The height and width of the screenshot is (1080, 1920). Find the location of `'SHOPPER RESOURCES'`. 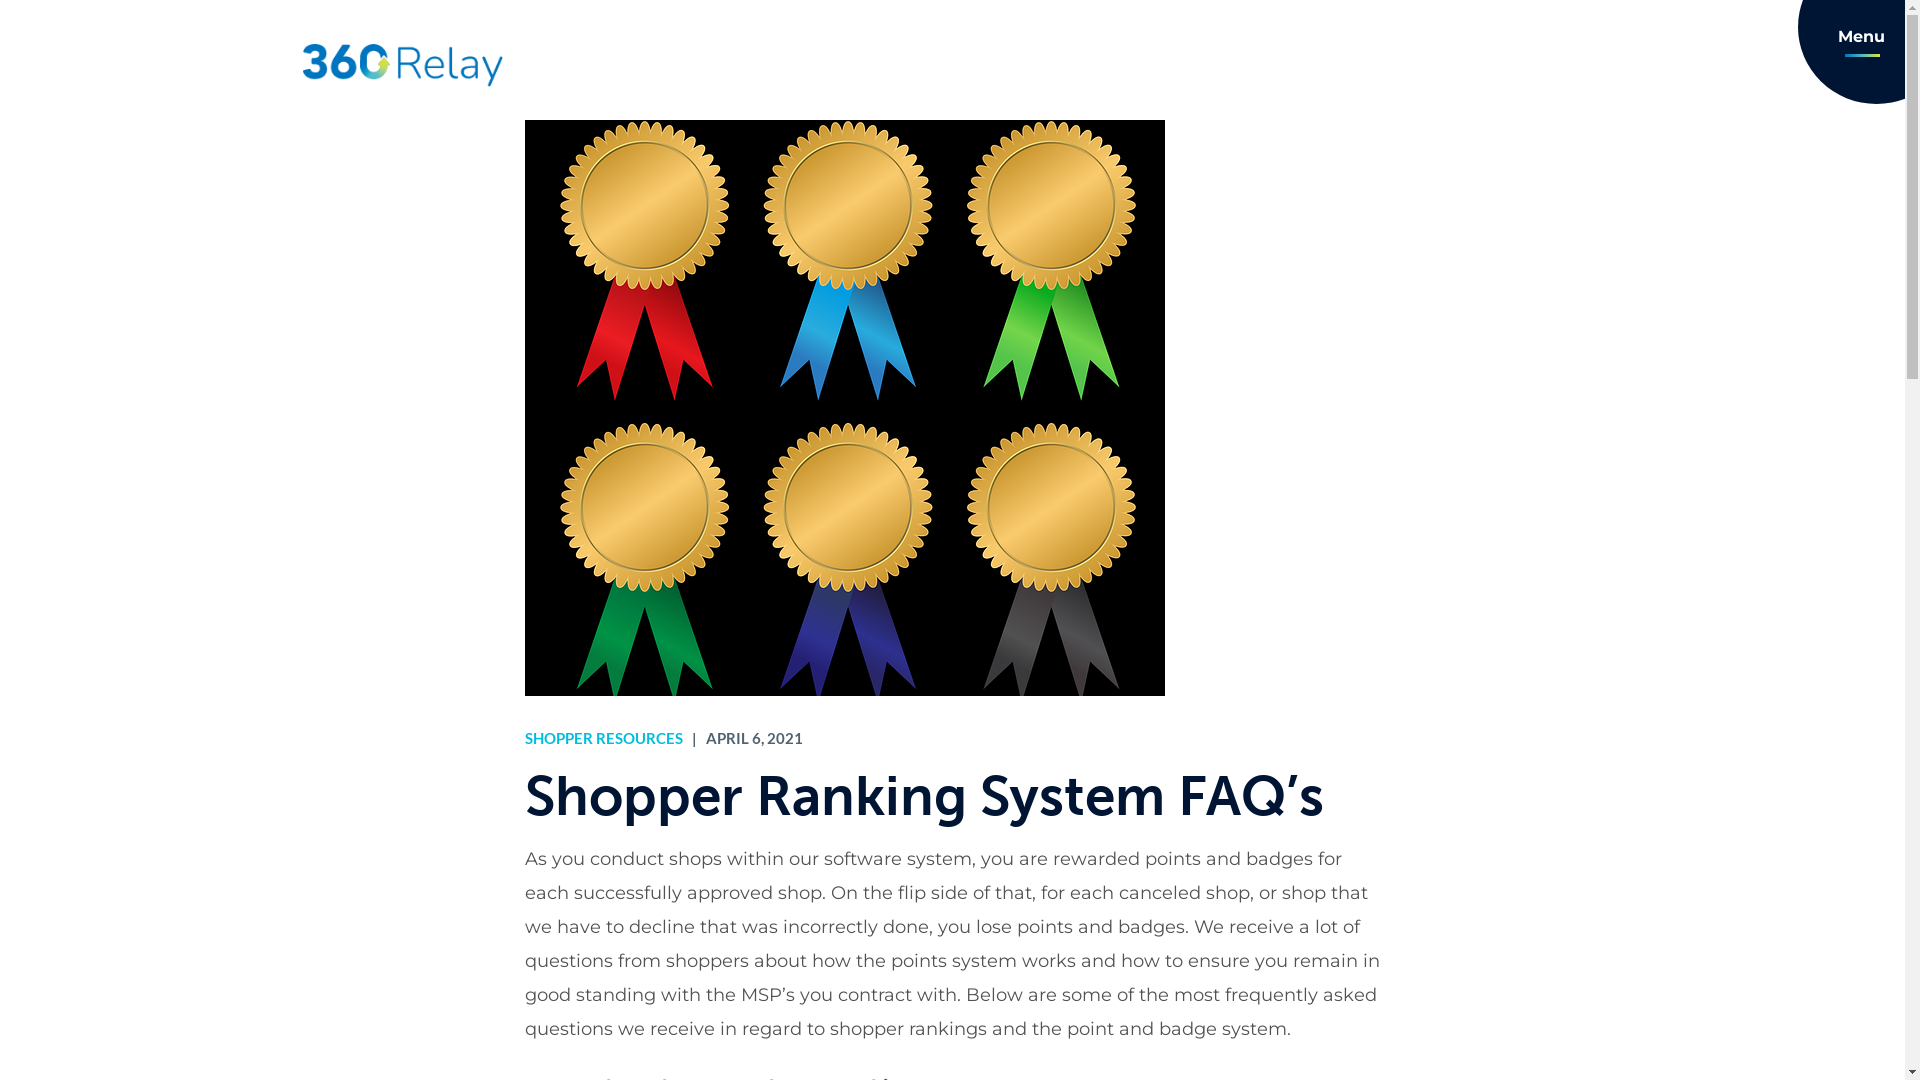

'SHOPPER RESOURCES' is located at coordinates (523, 737).